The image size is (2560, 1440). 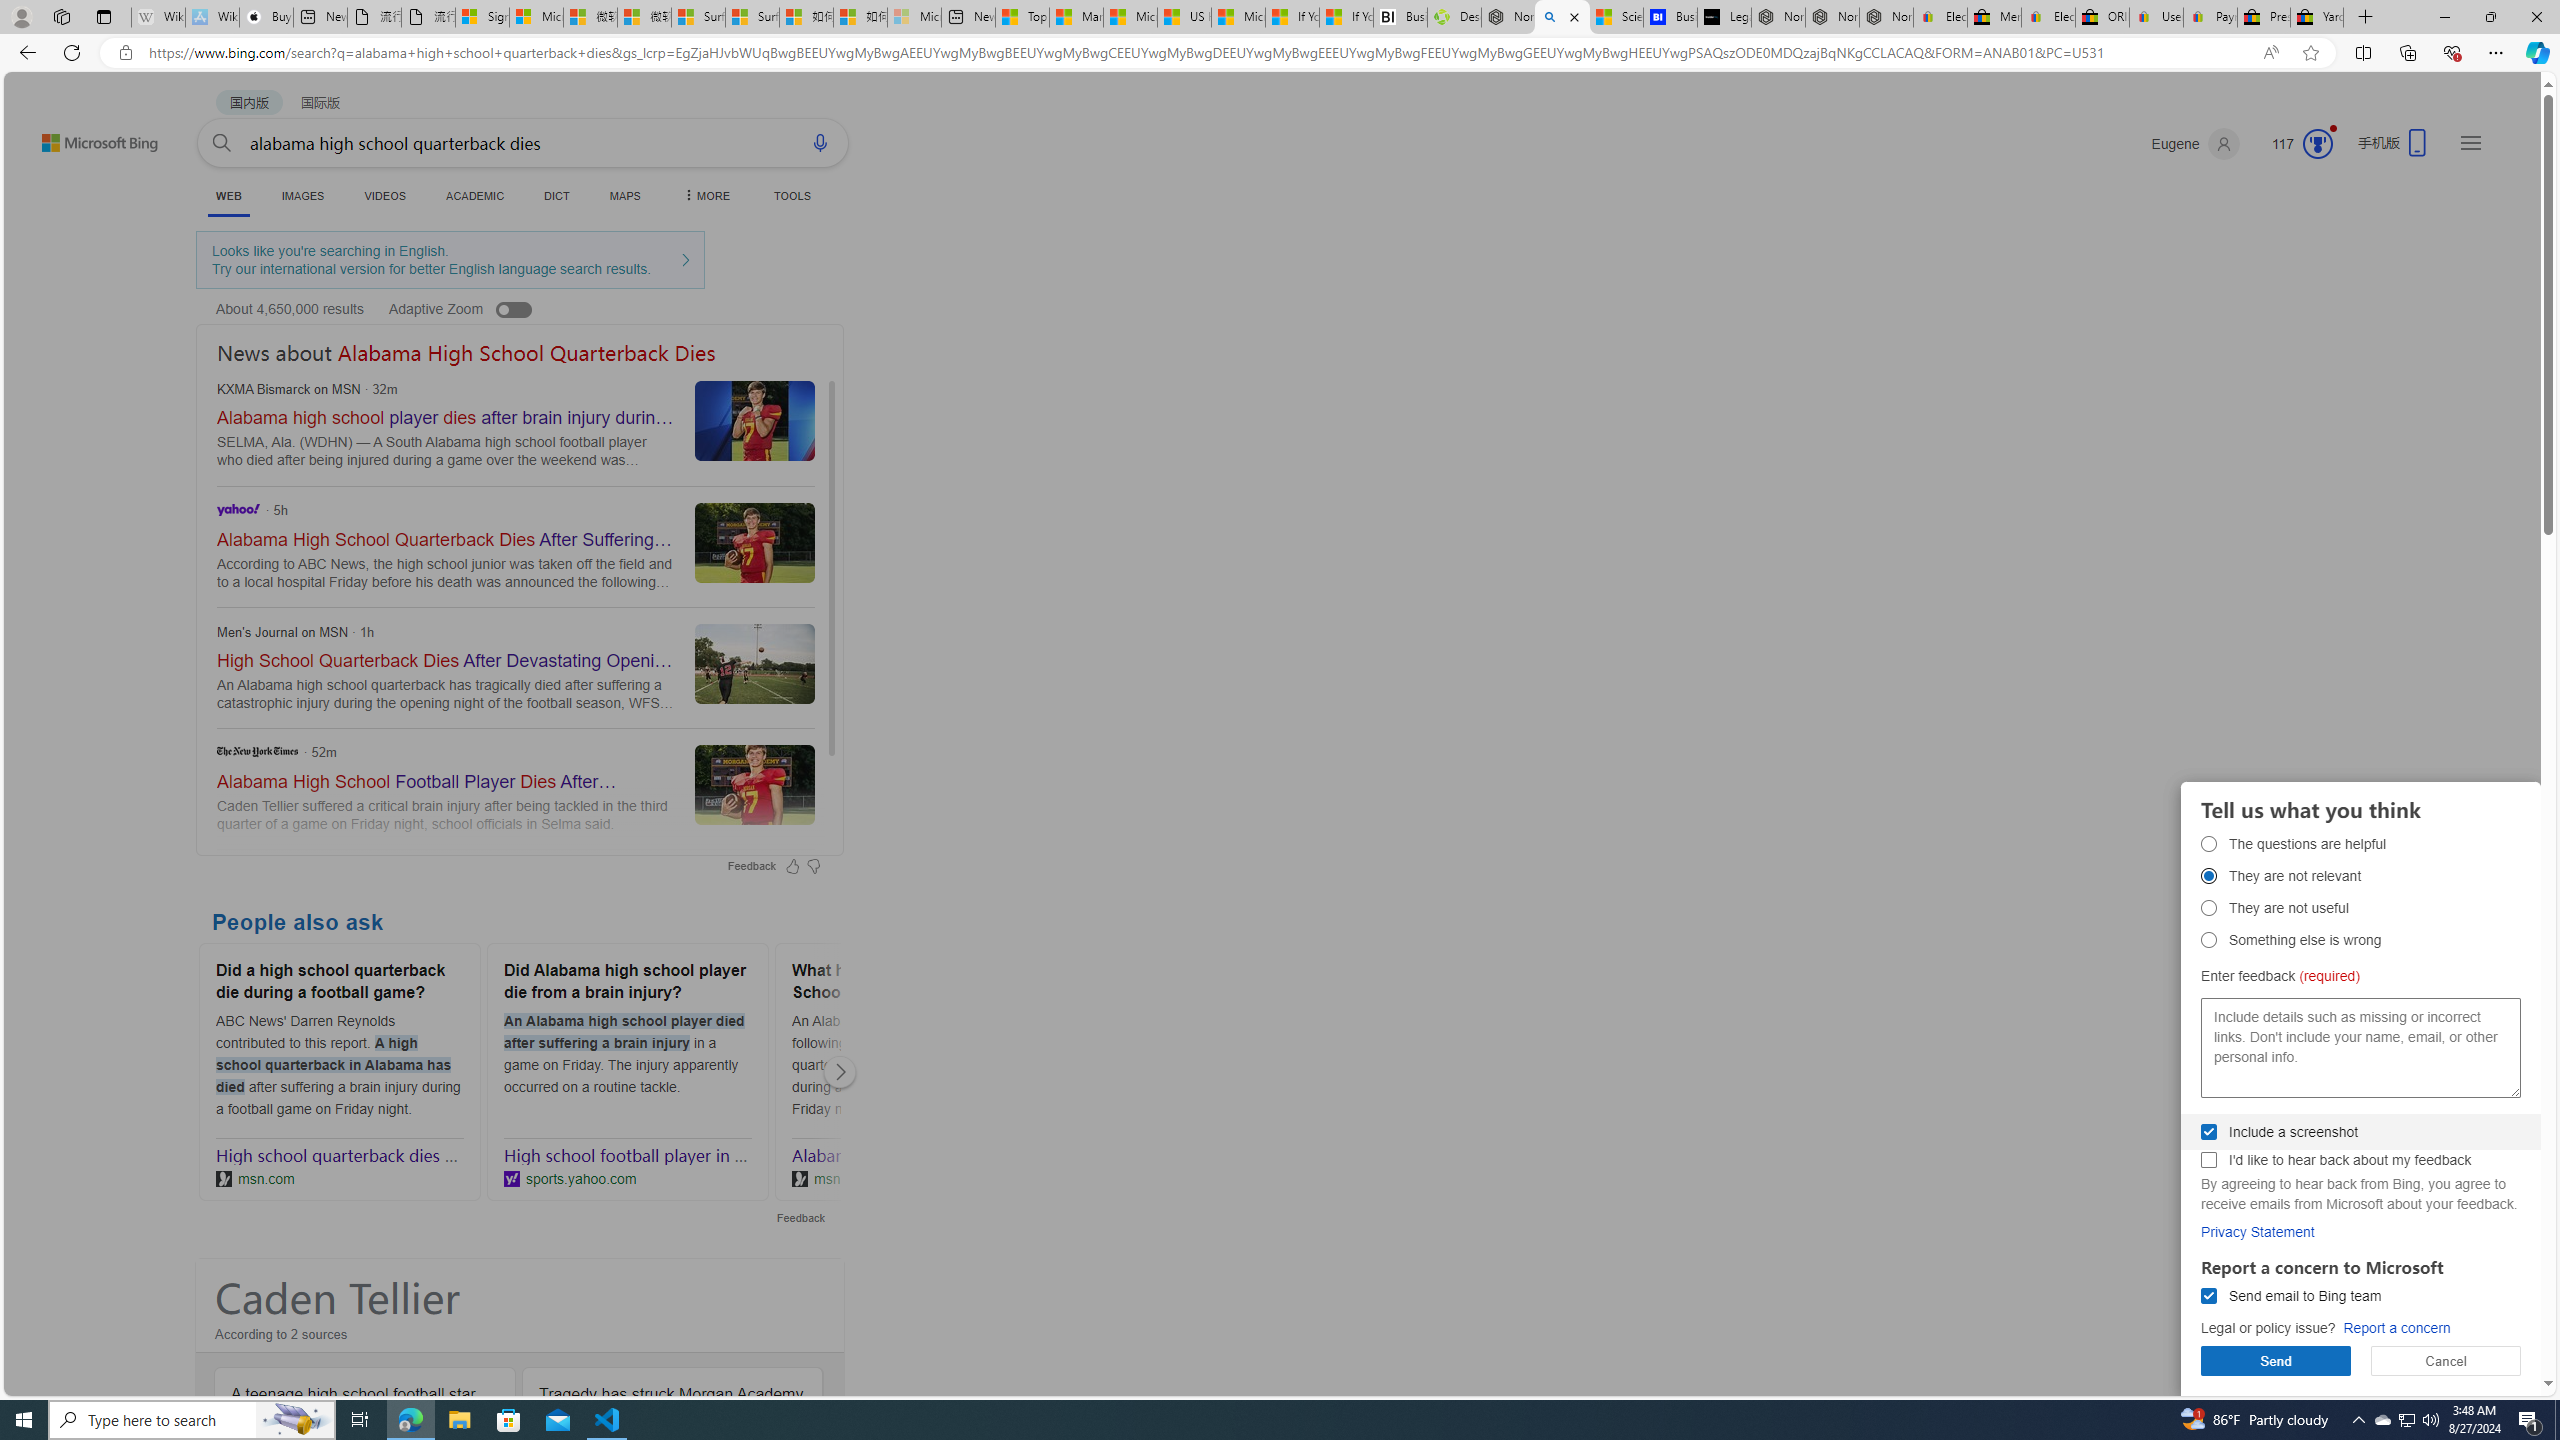 What do you see at coordinates (2315, 16) in the screenshot?
I see `'Yard, Garden & Outdoor Living'` at bounding box center [2315, 16].